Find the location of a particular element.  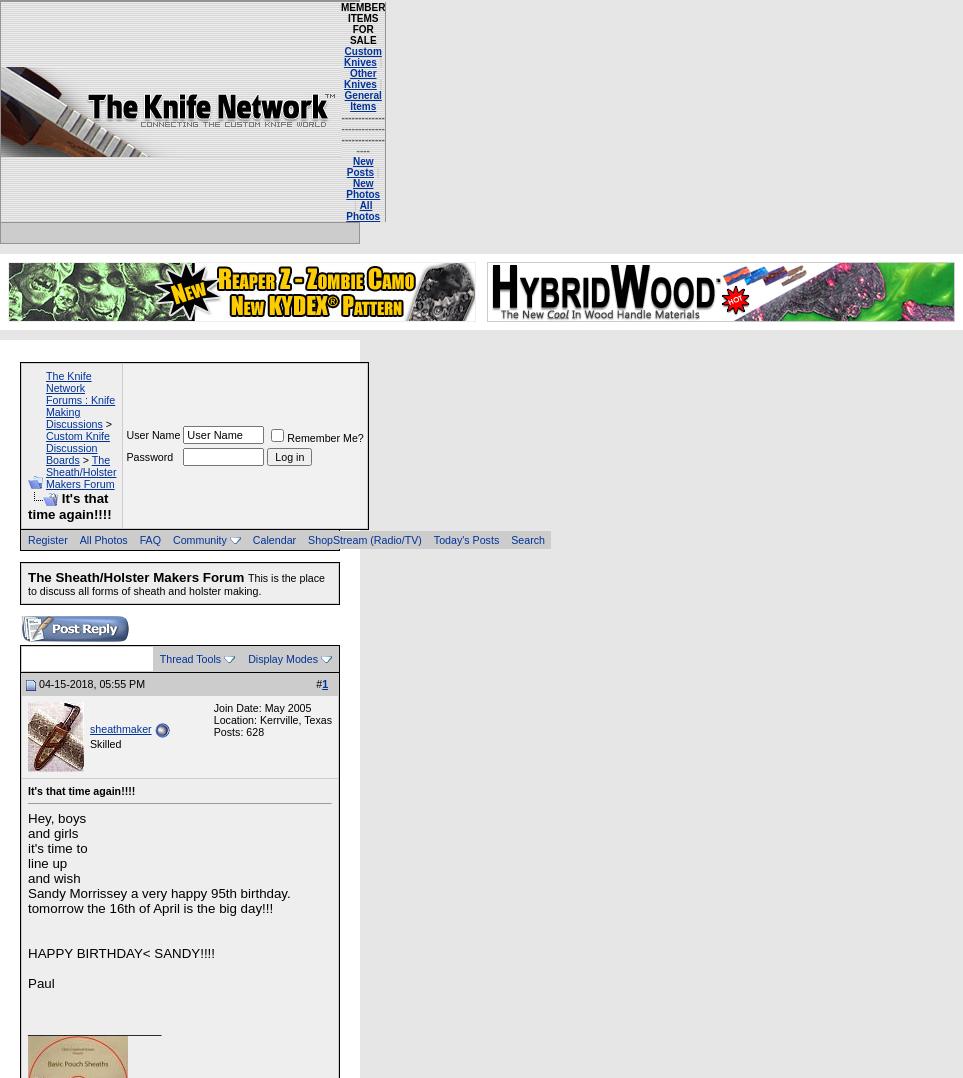

'Other Knives' is located at coordinates (358, 78).